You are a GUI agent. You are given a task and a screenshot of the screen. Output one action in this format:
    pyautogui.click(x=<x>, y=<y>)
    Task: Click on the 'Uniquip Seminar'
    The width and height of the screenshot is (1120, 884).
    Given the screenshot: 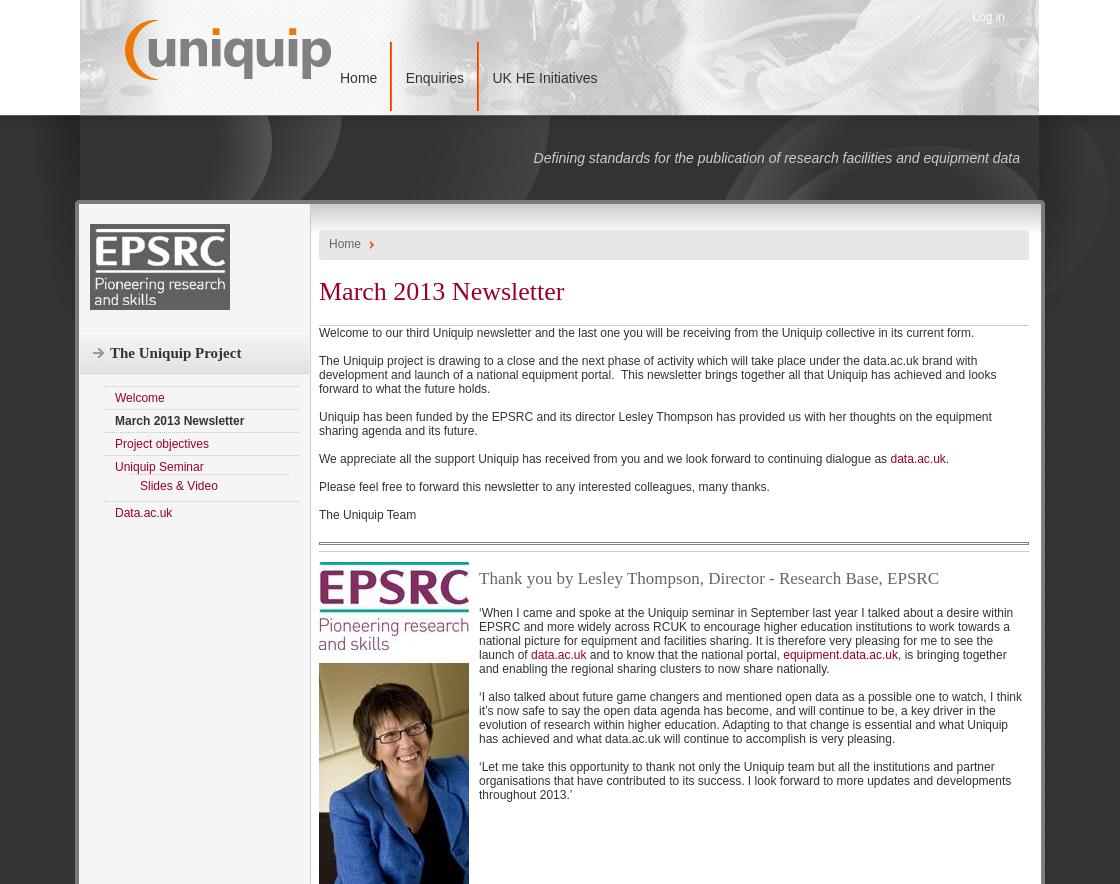 What is the action you would take?
    pyautogui.click(x=115, y=467)
    